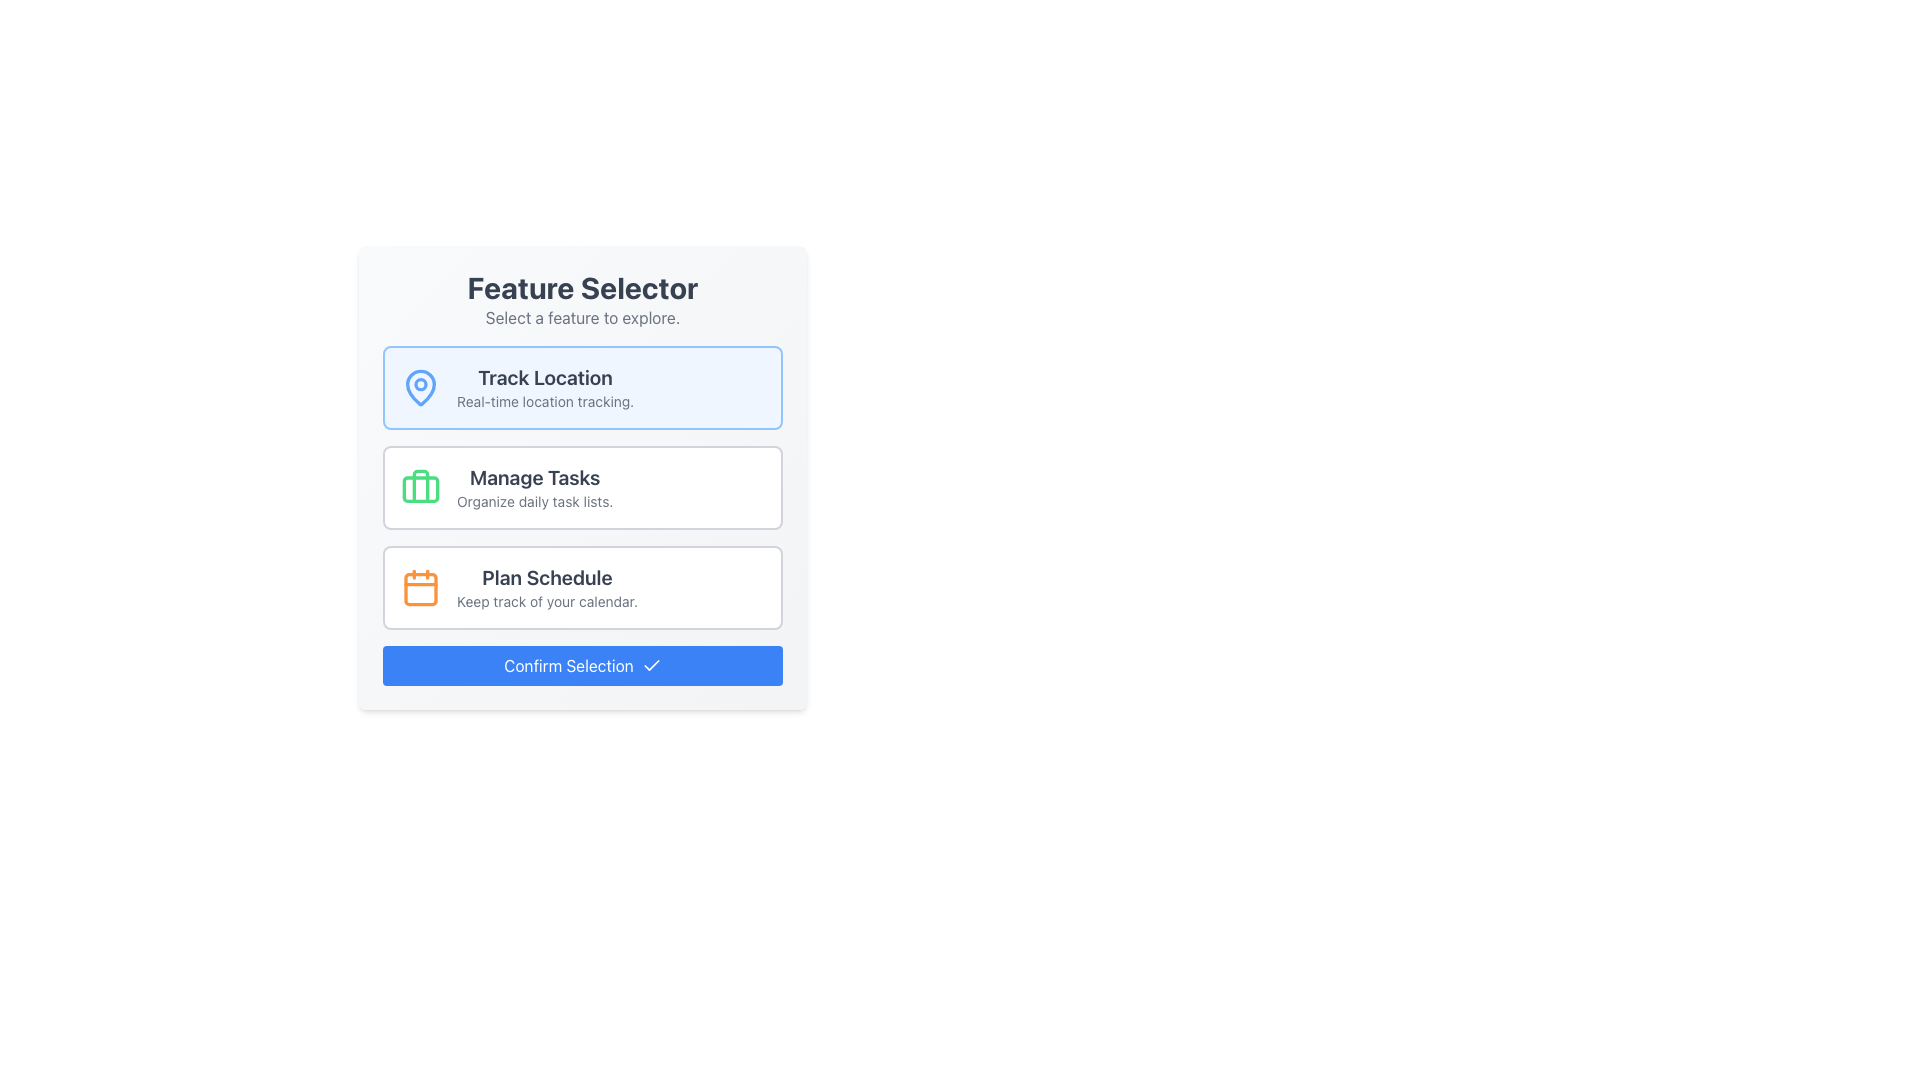 Image resolution: width=1920 pixels, height=1080 pixels. Describe the element at coordinates (581, 586) in the screenshot. I see `the 'Plan Schedule' button-like selectable list item, which features an orange calendar icon and is the third item in a vertical list` at that location.